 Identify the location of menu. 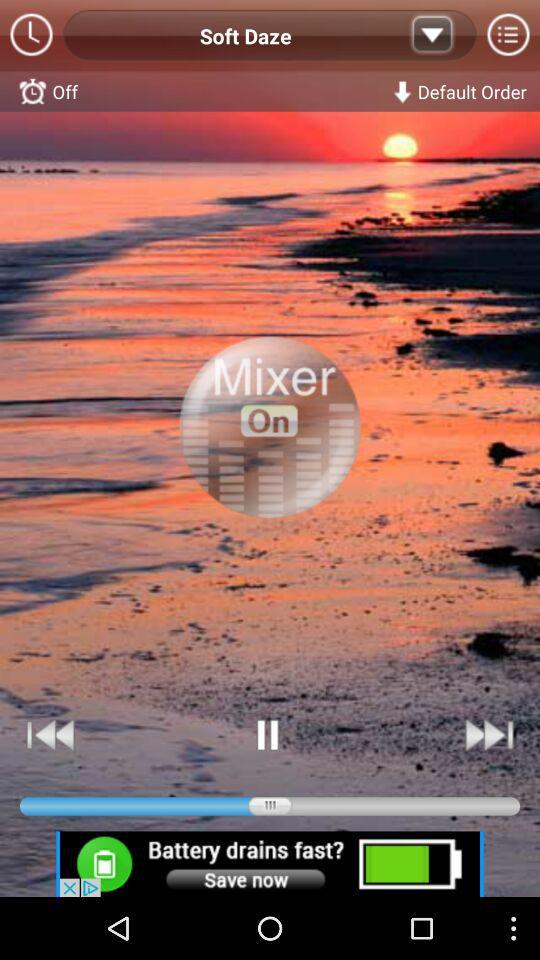
(508, 35).